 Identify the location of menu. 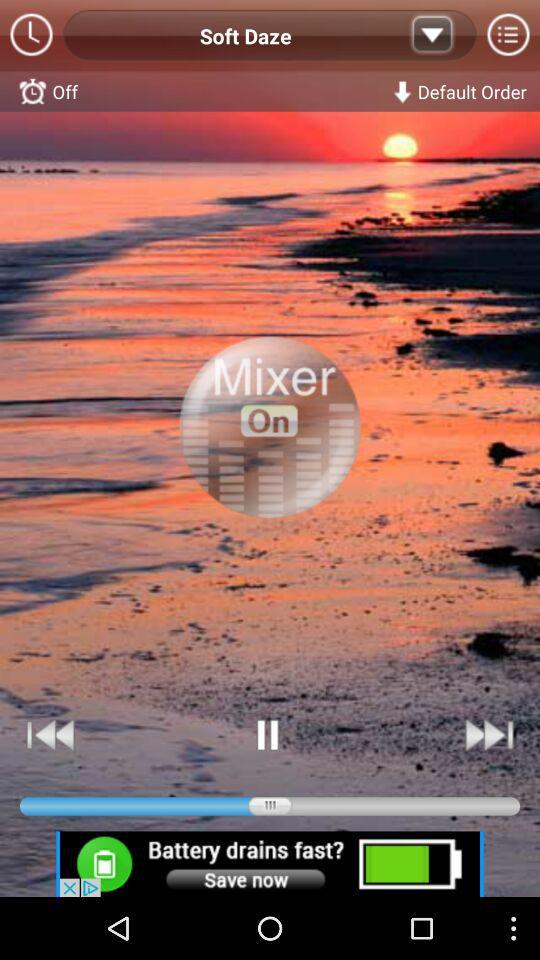
(508, 35).